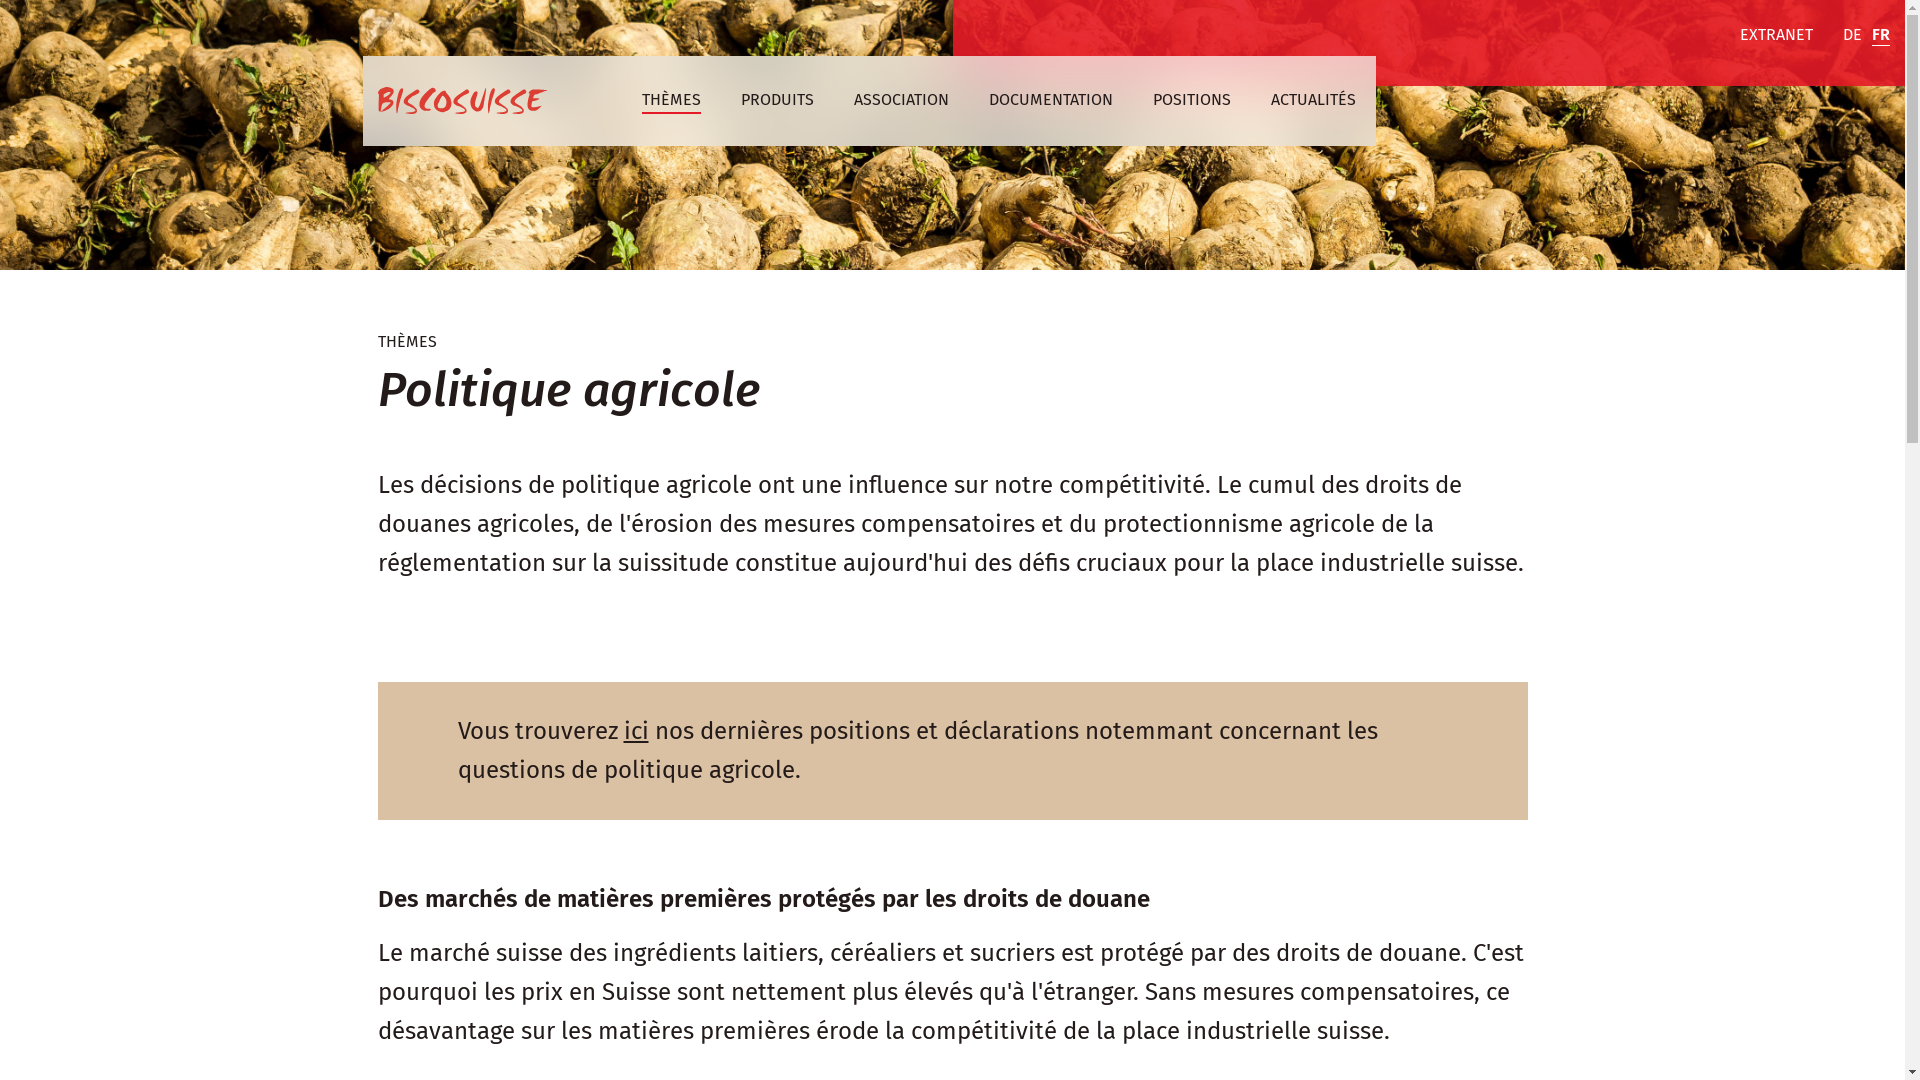 The width and height of the screenshot is (1920, 1080). I want to click on 'FR', so click(1880, 35).